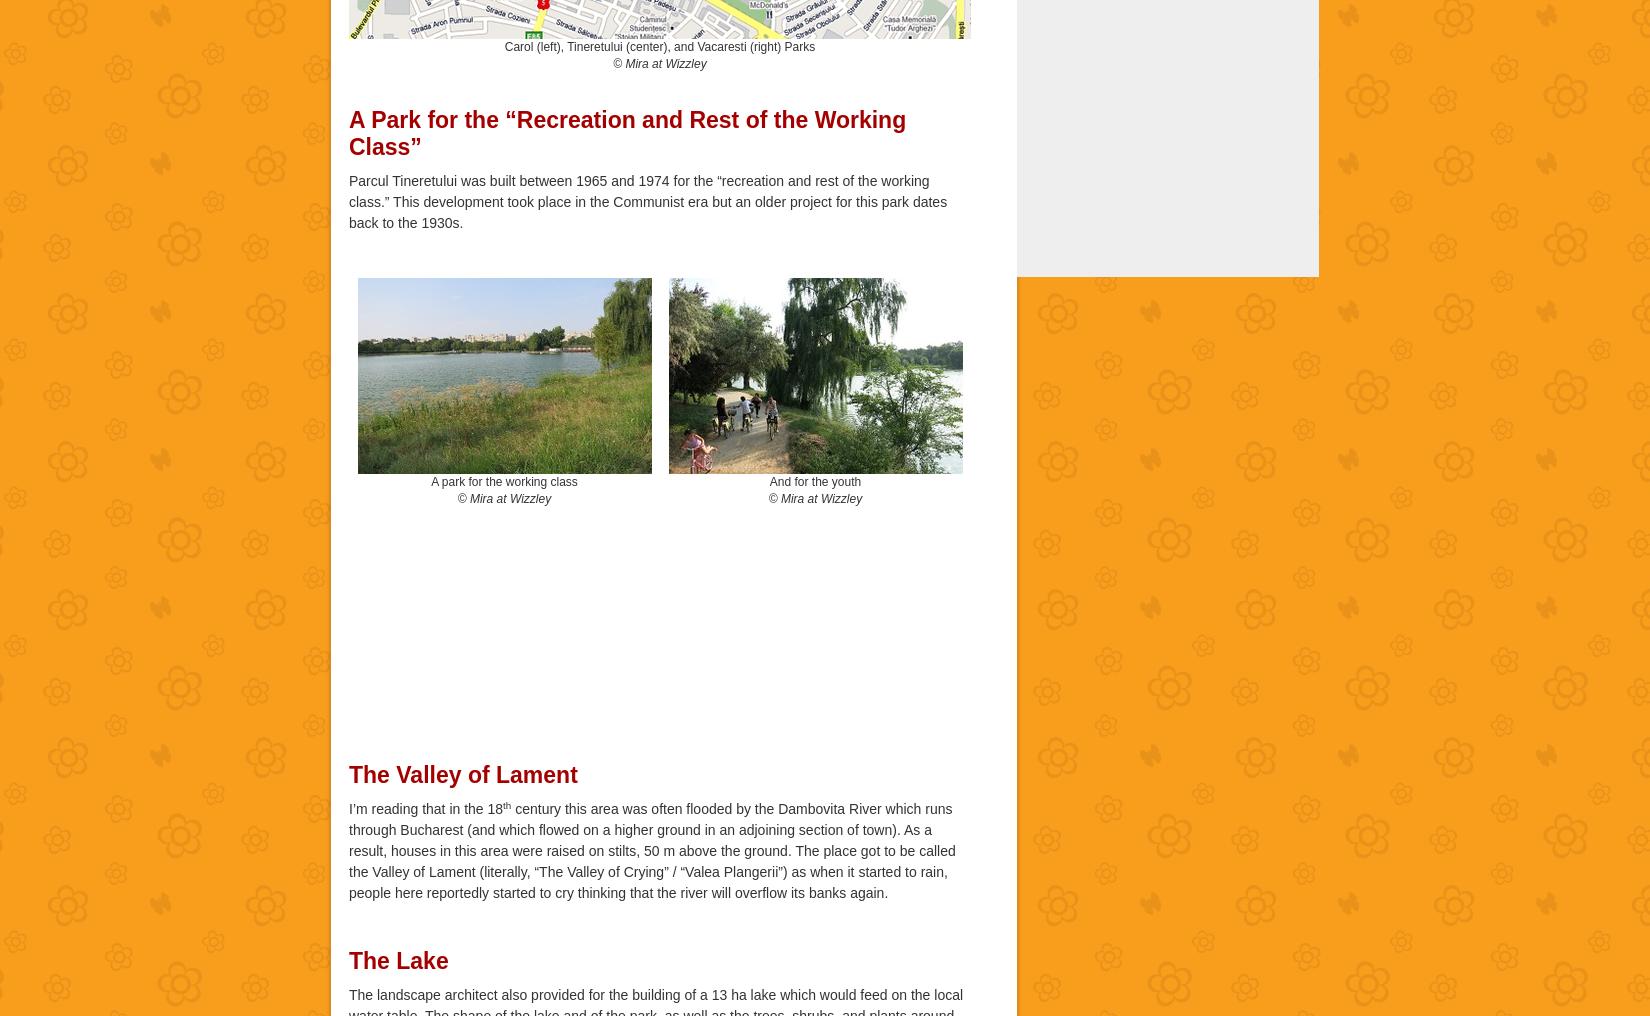  I want to click on 'century this area was often flooded by the Dambovita River which runs through Bucharest (and which flowed on a higher ground in an adjoining section of town). As a result, houses in this area were raised on stilts, 50 m above the ground. The place got to be called the Valley of Lament (literally, “The Valley of Crying” / “Valea Plangerii”) as when it started to rain, people here reportedly started to cry thinking that the river will overflow its banks again.', so click(651, 849).